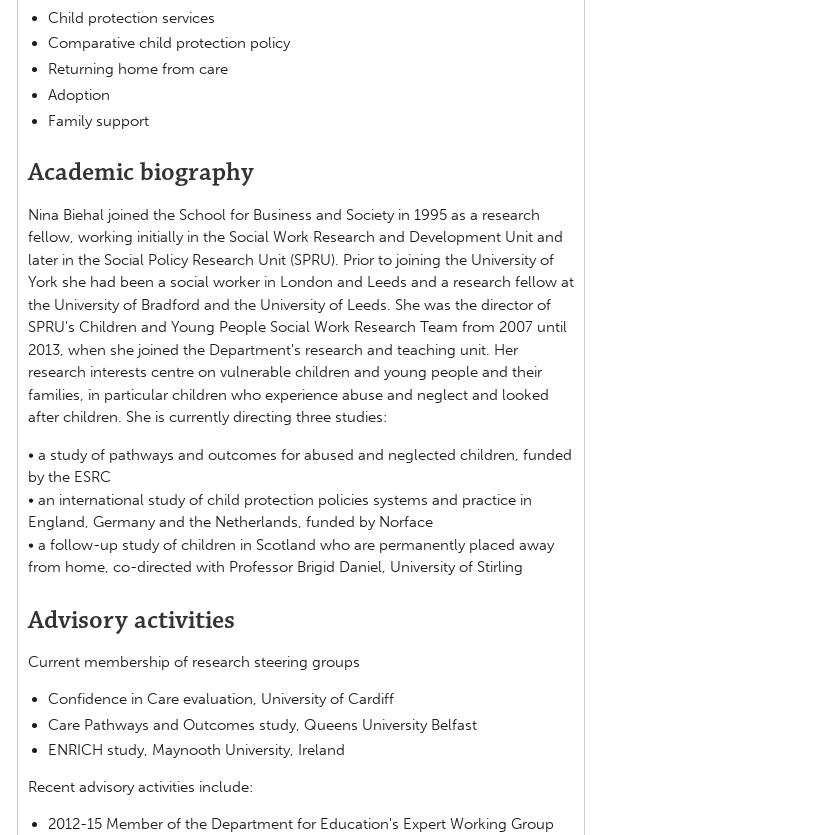 The height and width of the screenshot is (835, 836). Describe the element at coordinates (139, 172) in the screenshot. I see `'Academic biography'` at that location.